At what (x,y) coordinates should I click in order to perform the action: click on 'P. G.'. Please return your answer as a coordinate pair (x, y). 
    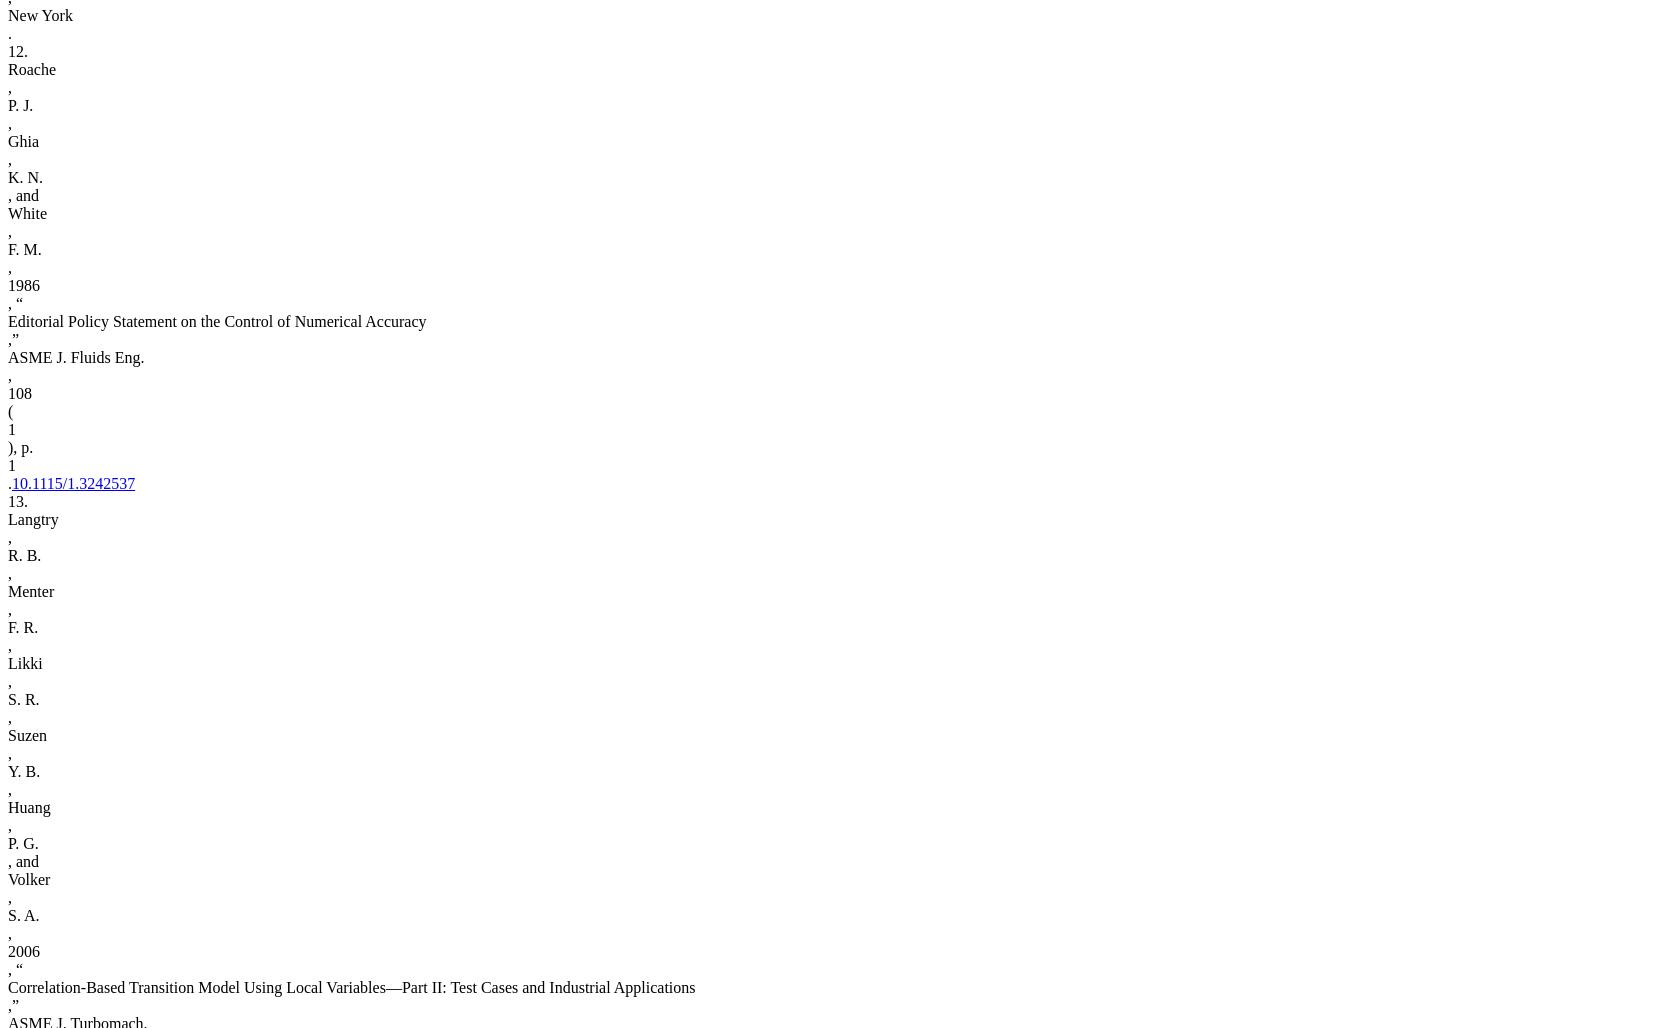
    Looking at the image, I should click on (6, 842).